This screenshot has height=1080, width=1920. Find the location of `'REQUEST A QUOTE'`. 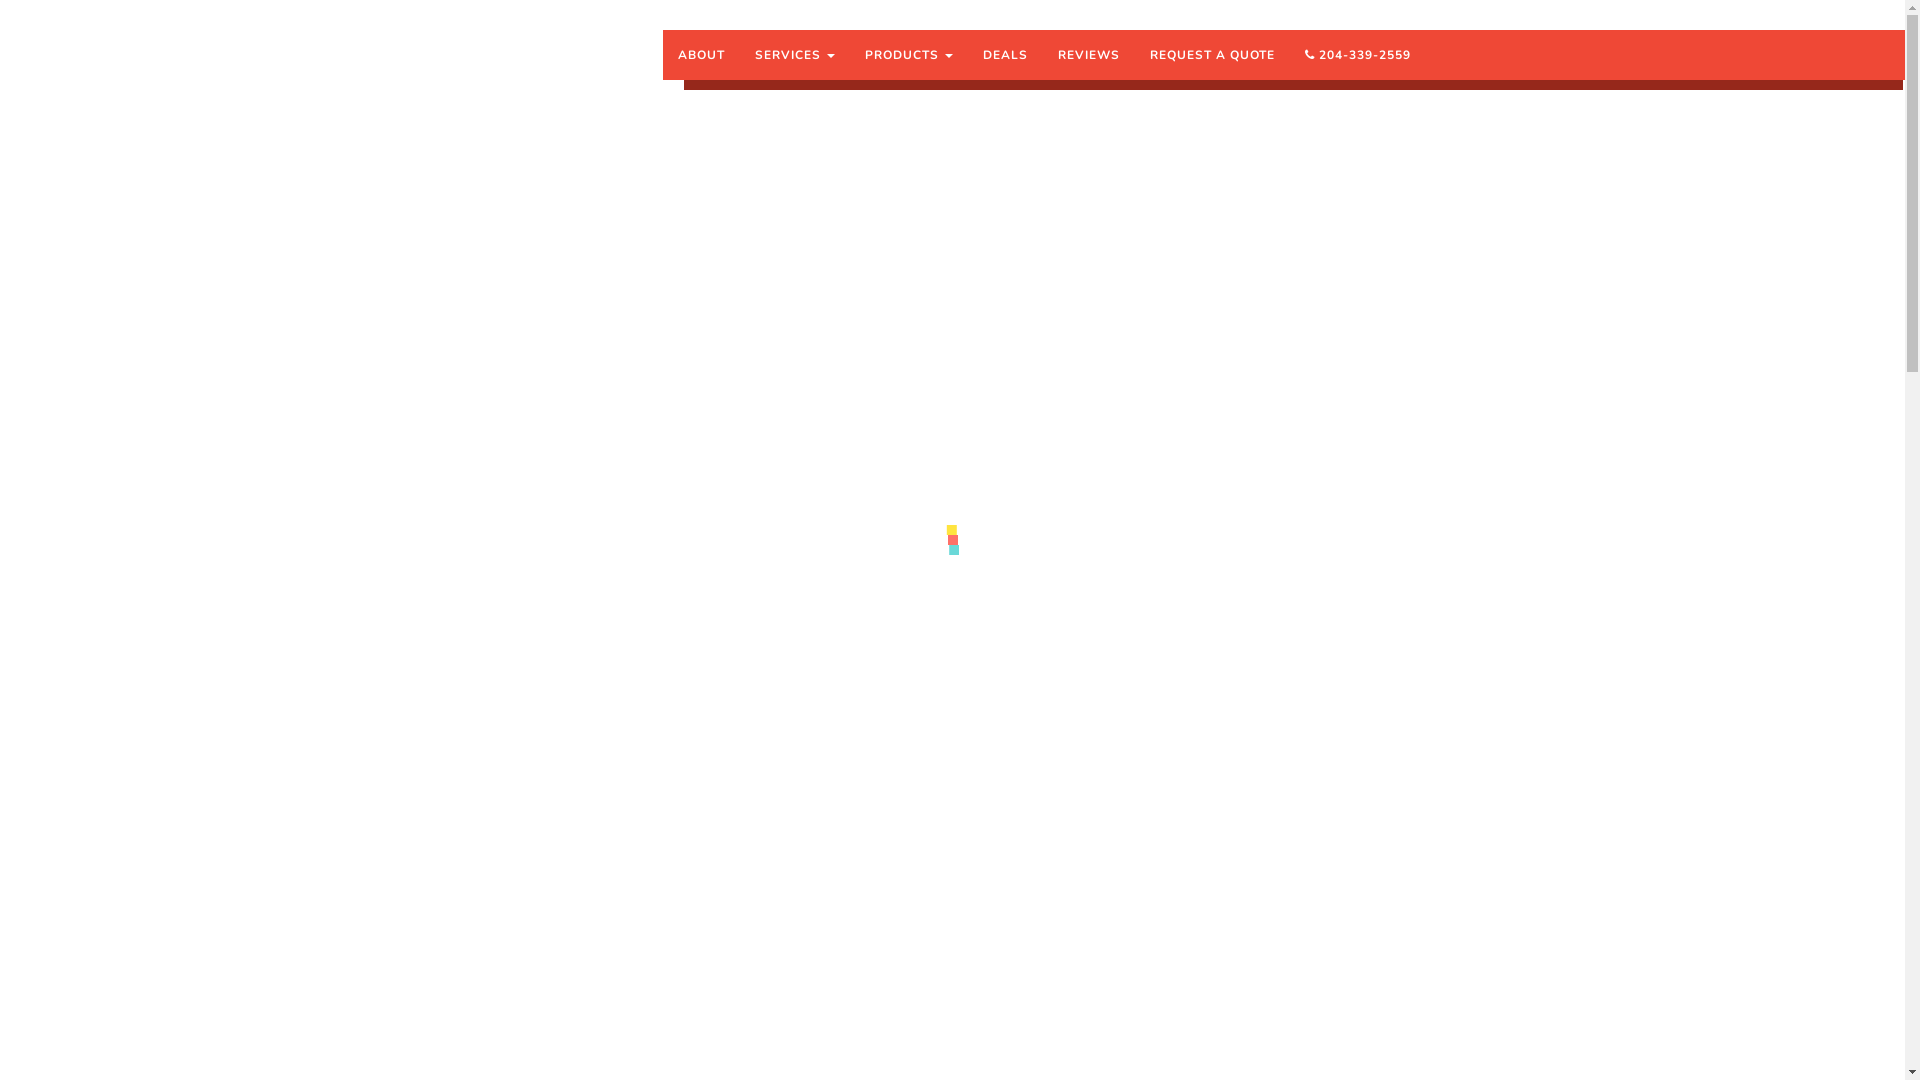

'REQUEST A QUOTE' is located at coordinates (1211, 53).